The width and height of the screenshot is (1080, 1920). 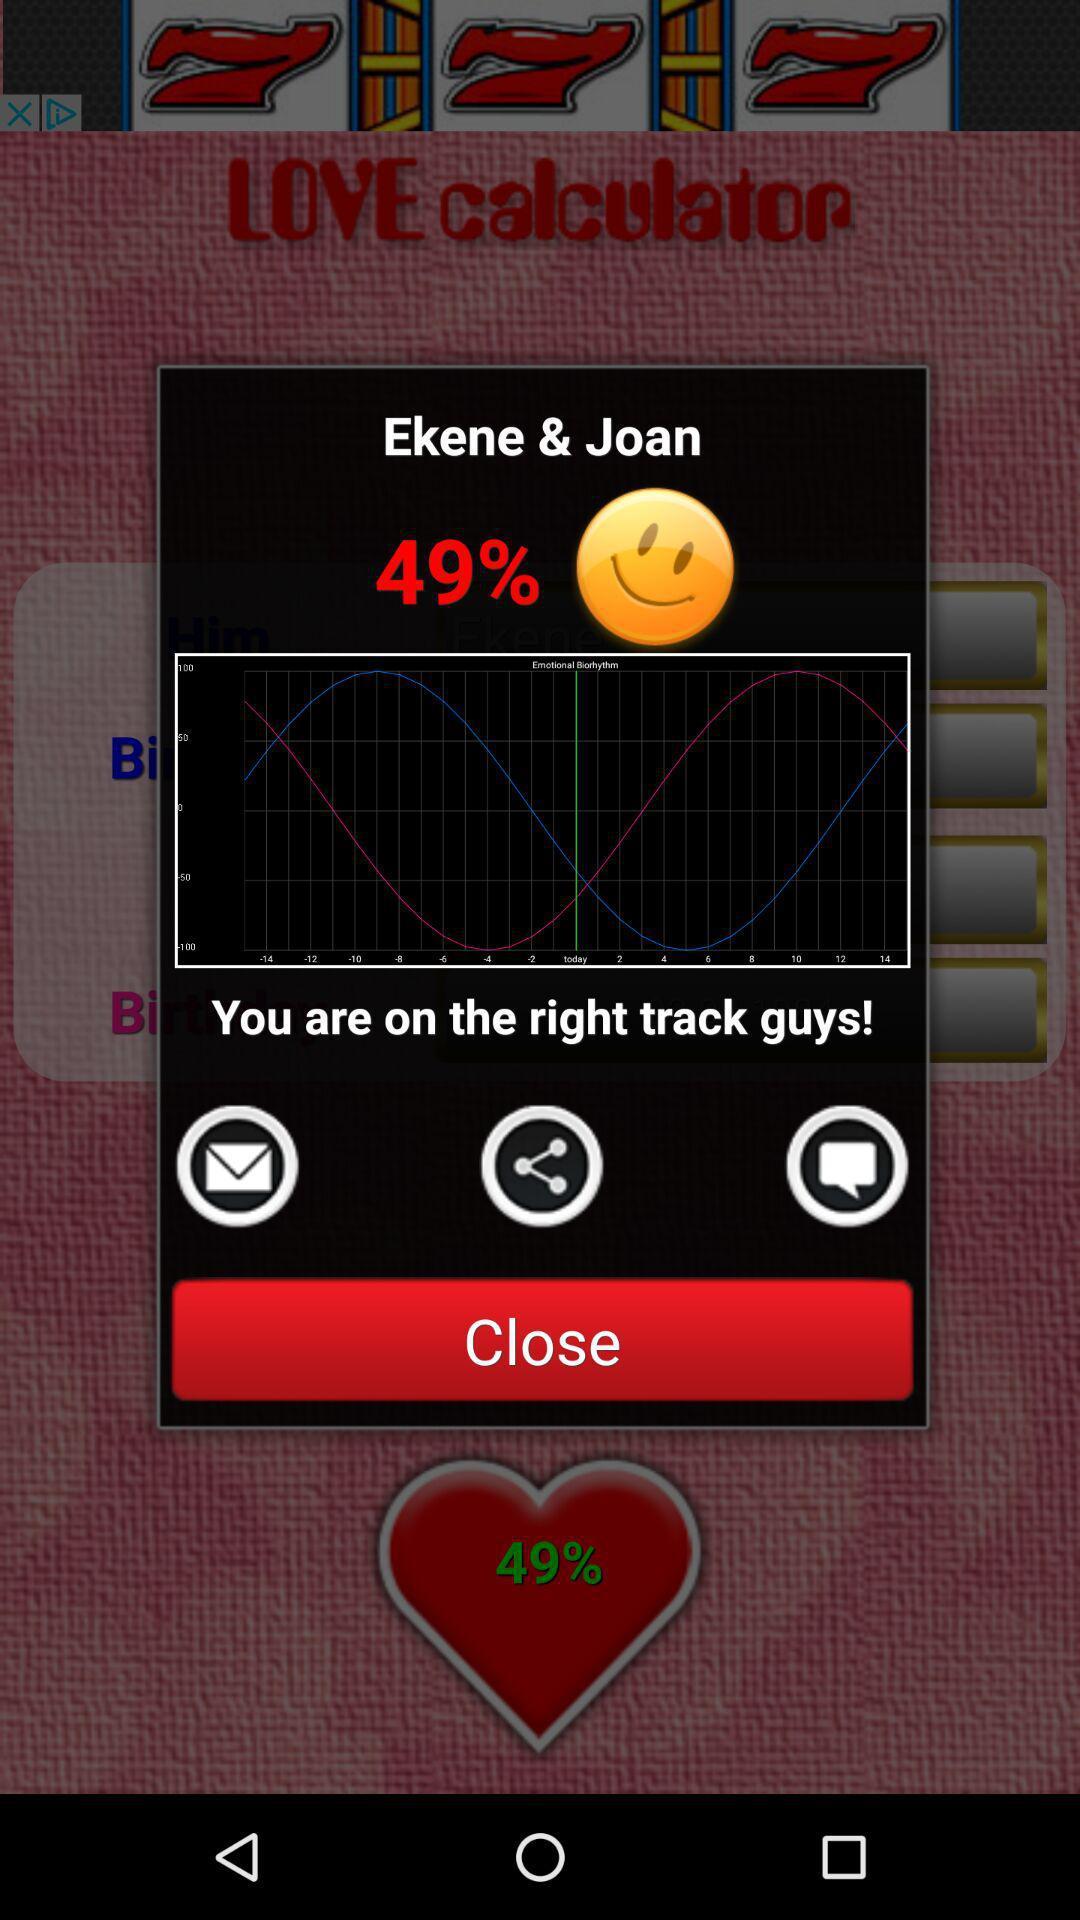 What do you see at coordinates (847, 1166) in the screenshot?
I see `for messenger` at bounding box center [847, 1166].